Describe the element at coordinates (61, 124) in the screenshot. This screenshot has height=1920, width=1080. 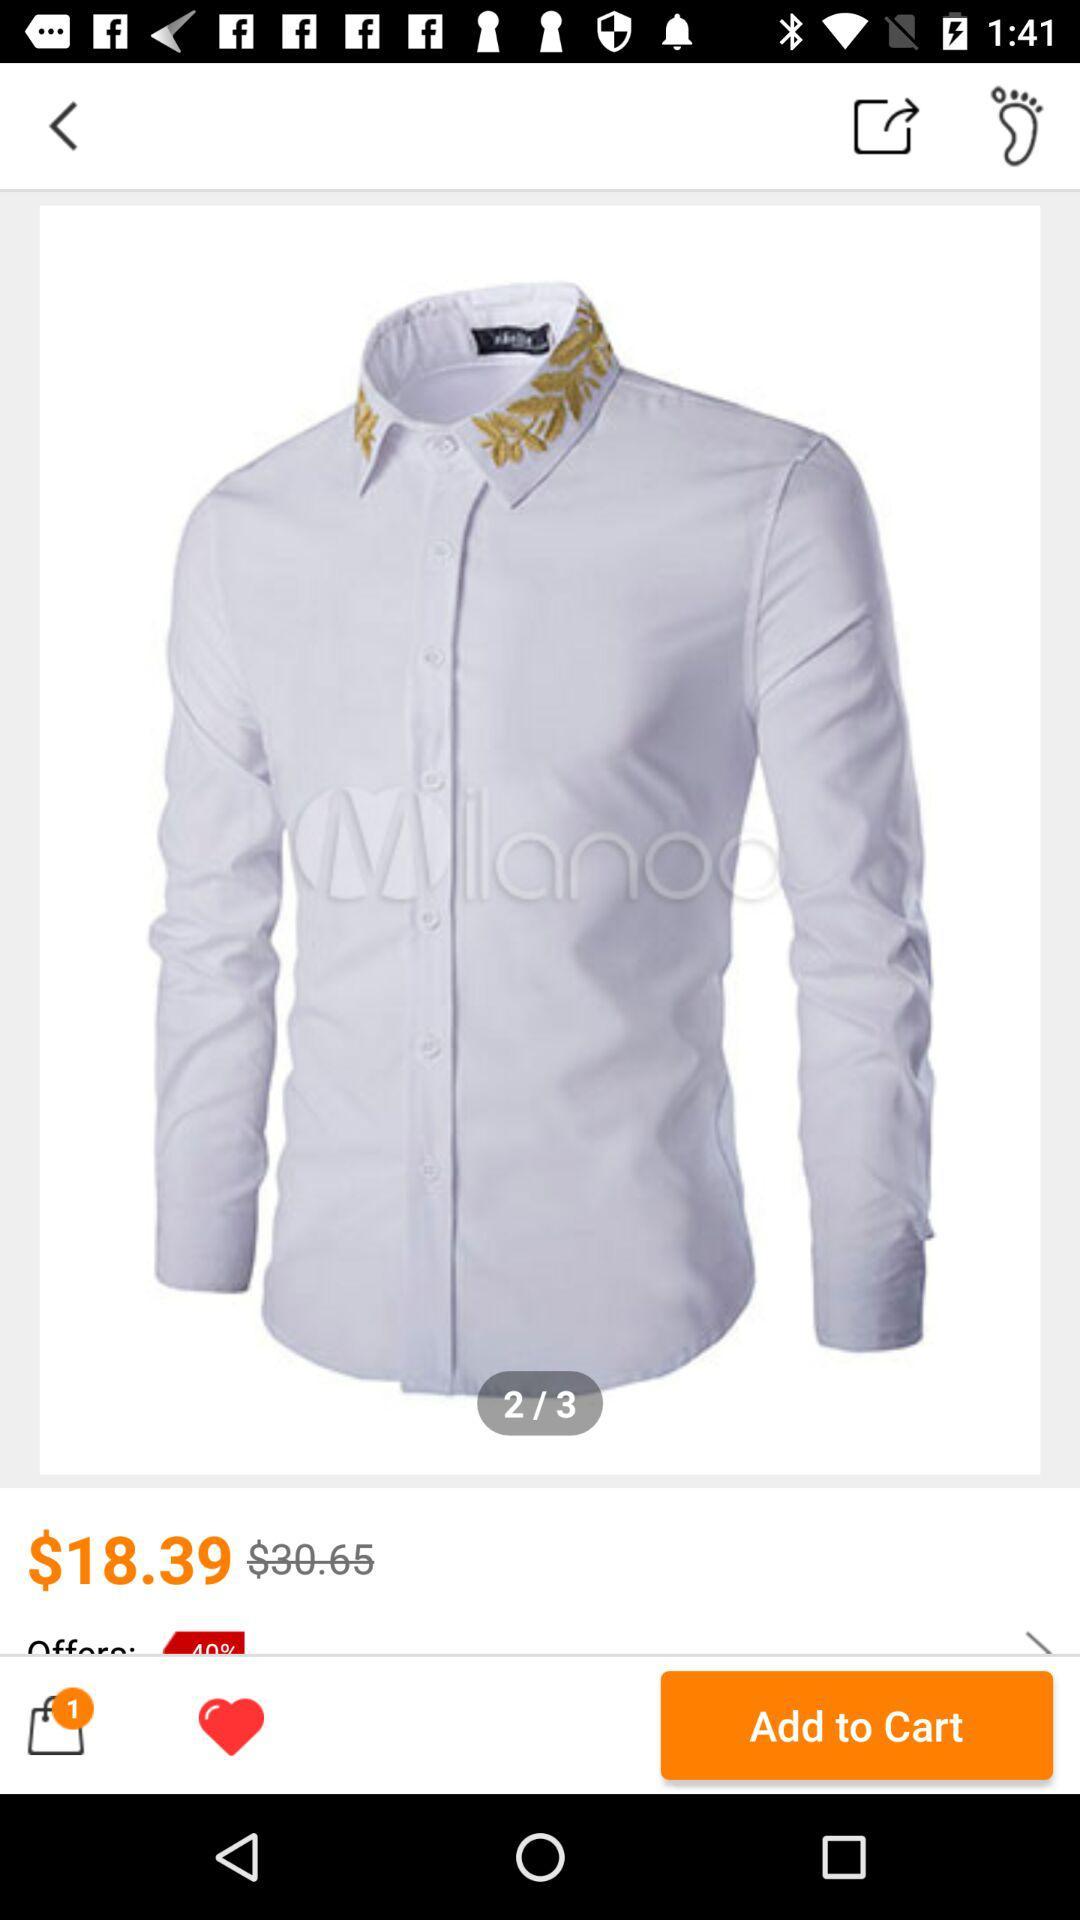
I see `go back` at that location.